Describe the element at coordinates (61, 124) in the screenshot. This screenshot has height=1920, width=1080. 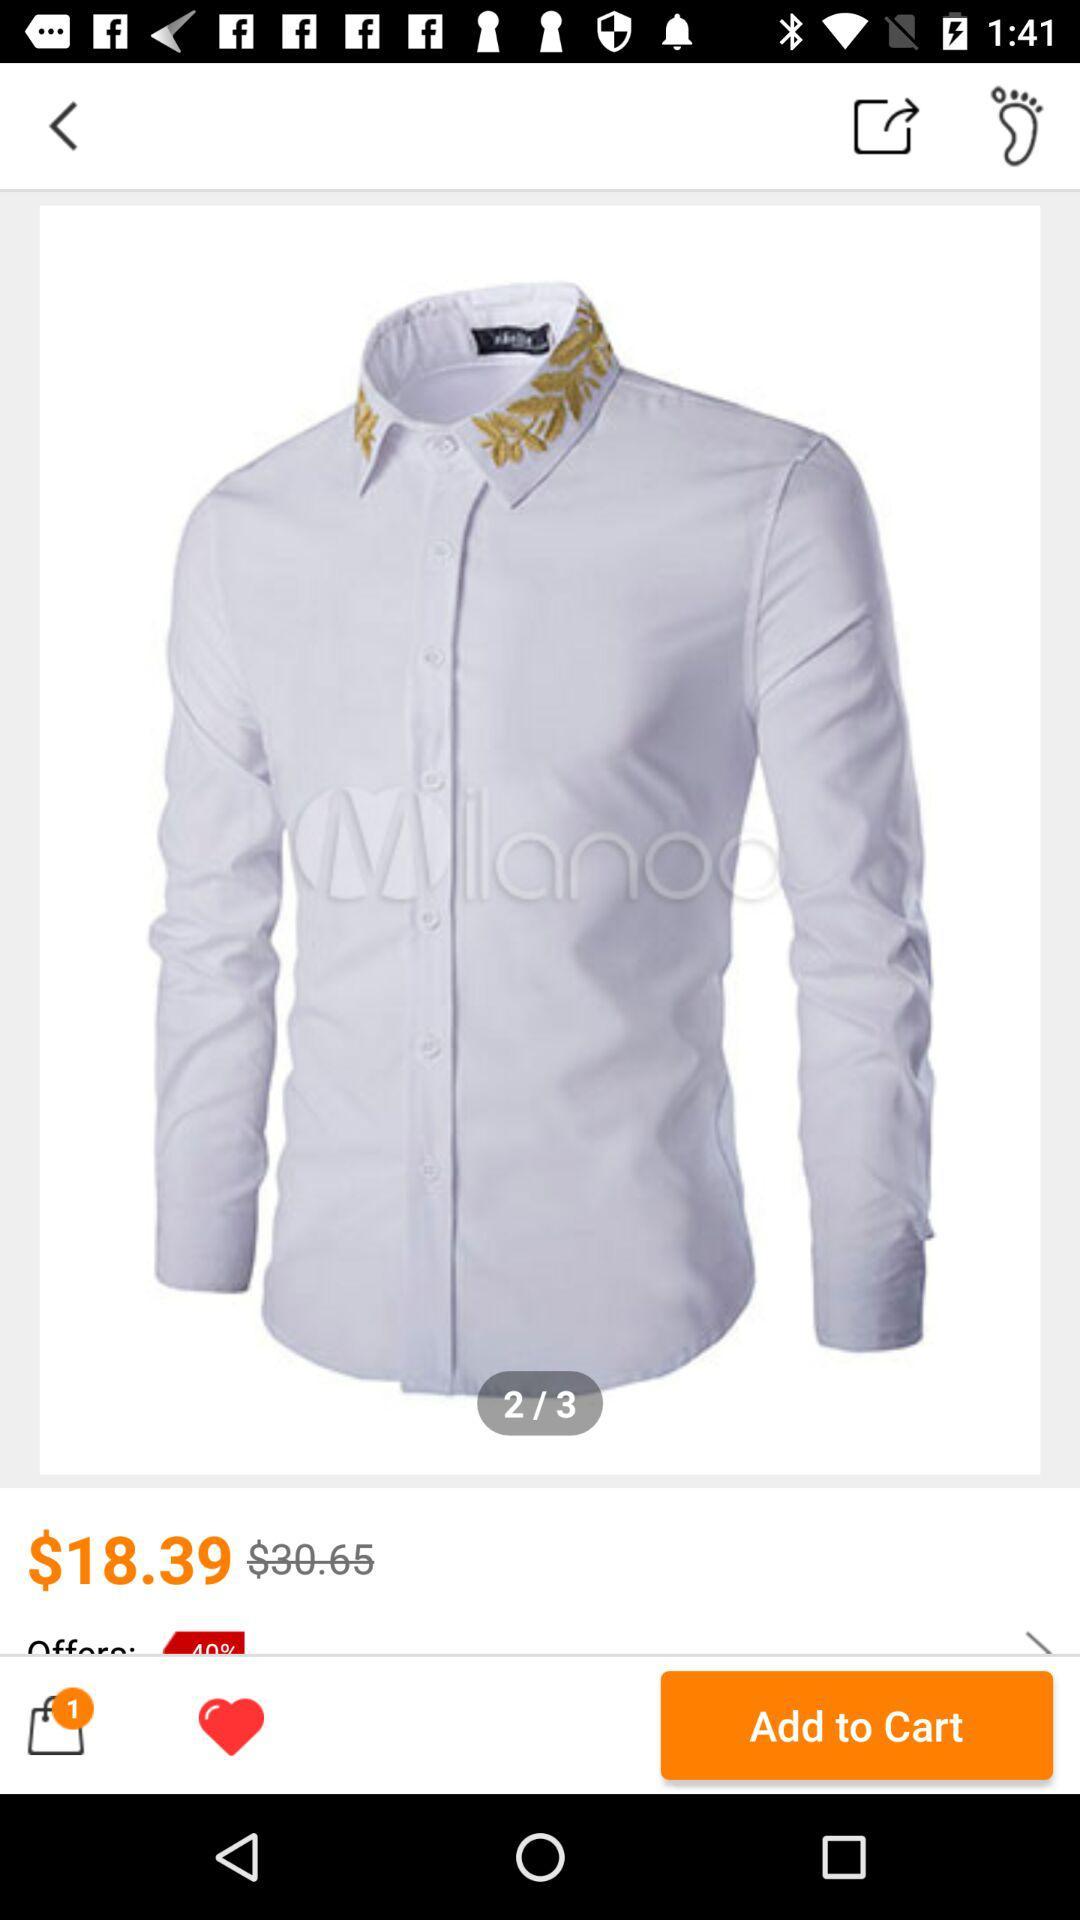
I see `go back` at that location.